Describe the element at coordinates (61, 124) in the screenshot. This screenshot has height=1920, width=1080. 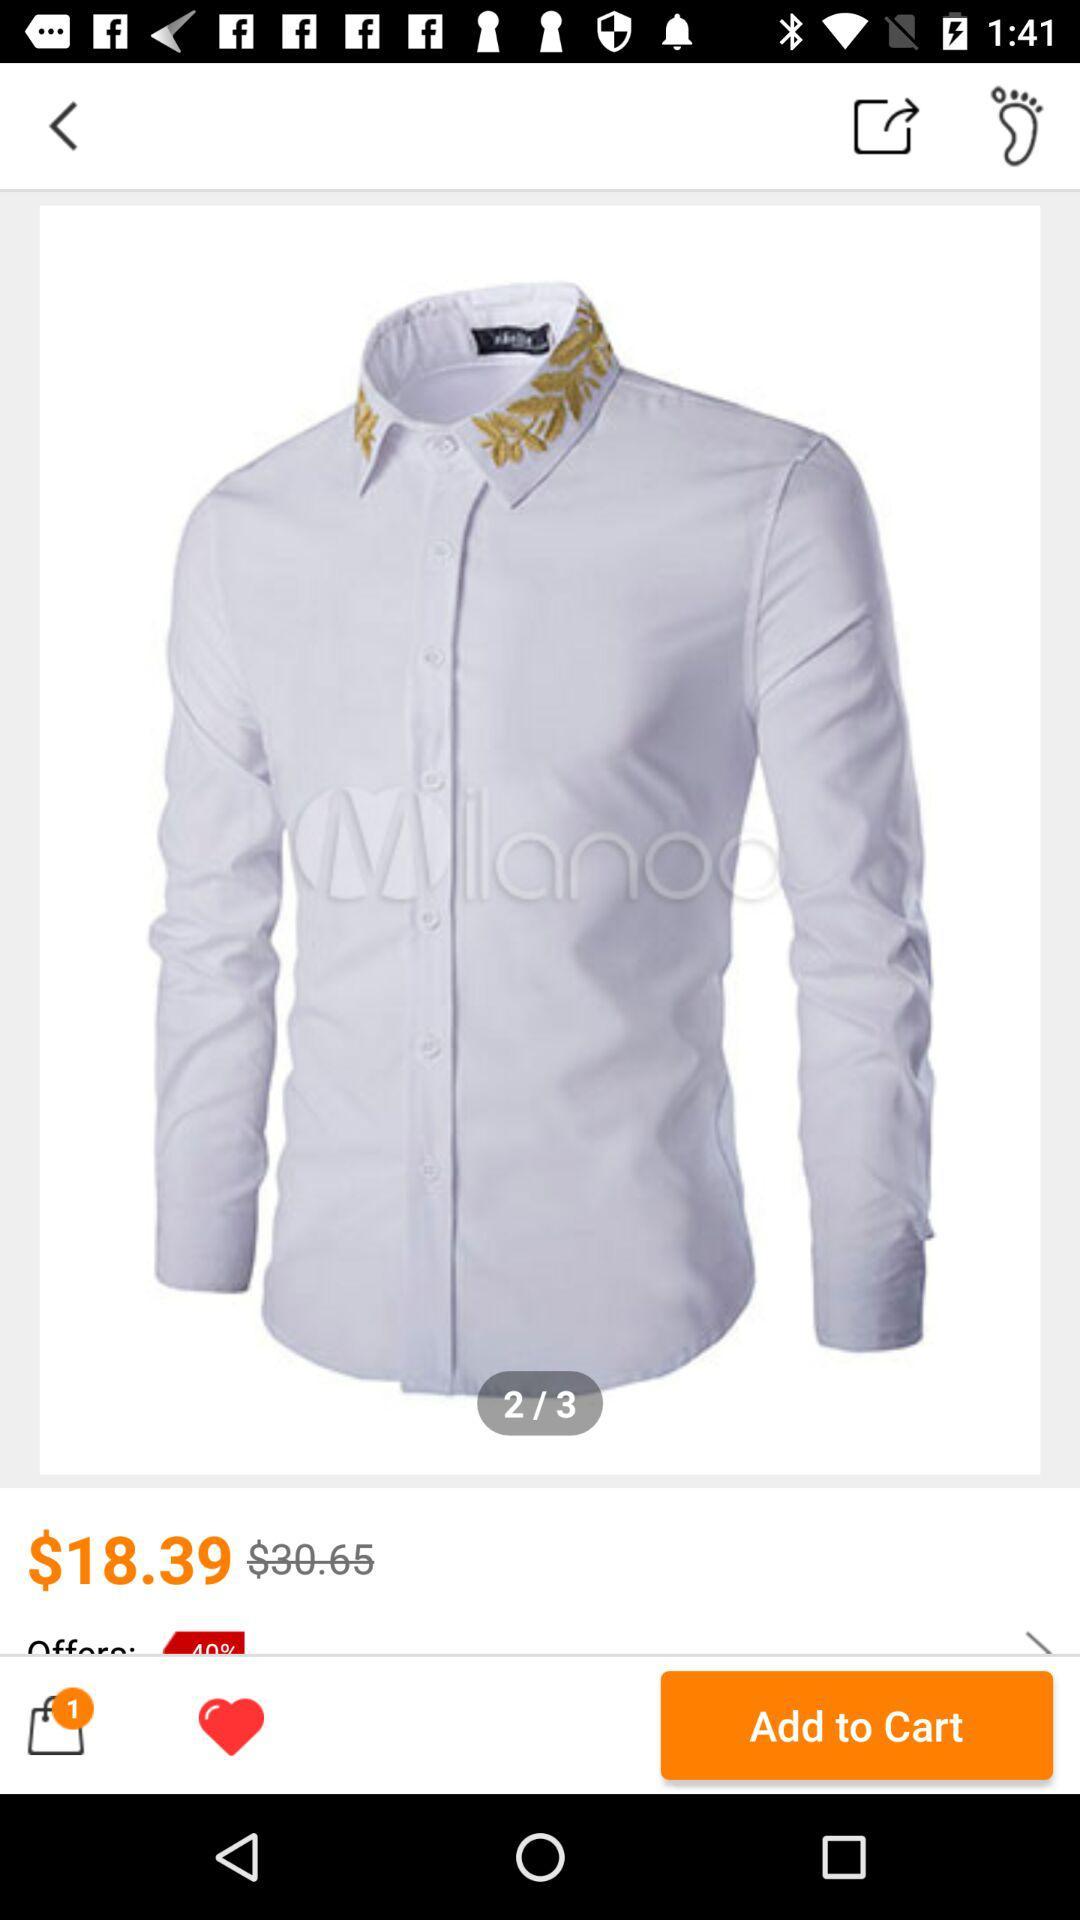
I see `go back` at that location.